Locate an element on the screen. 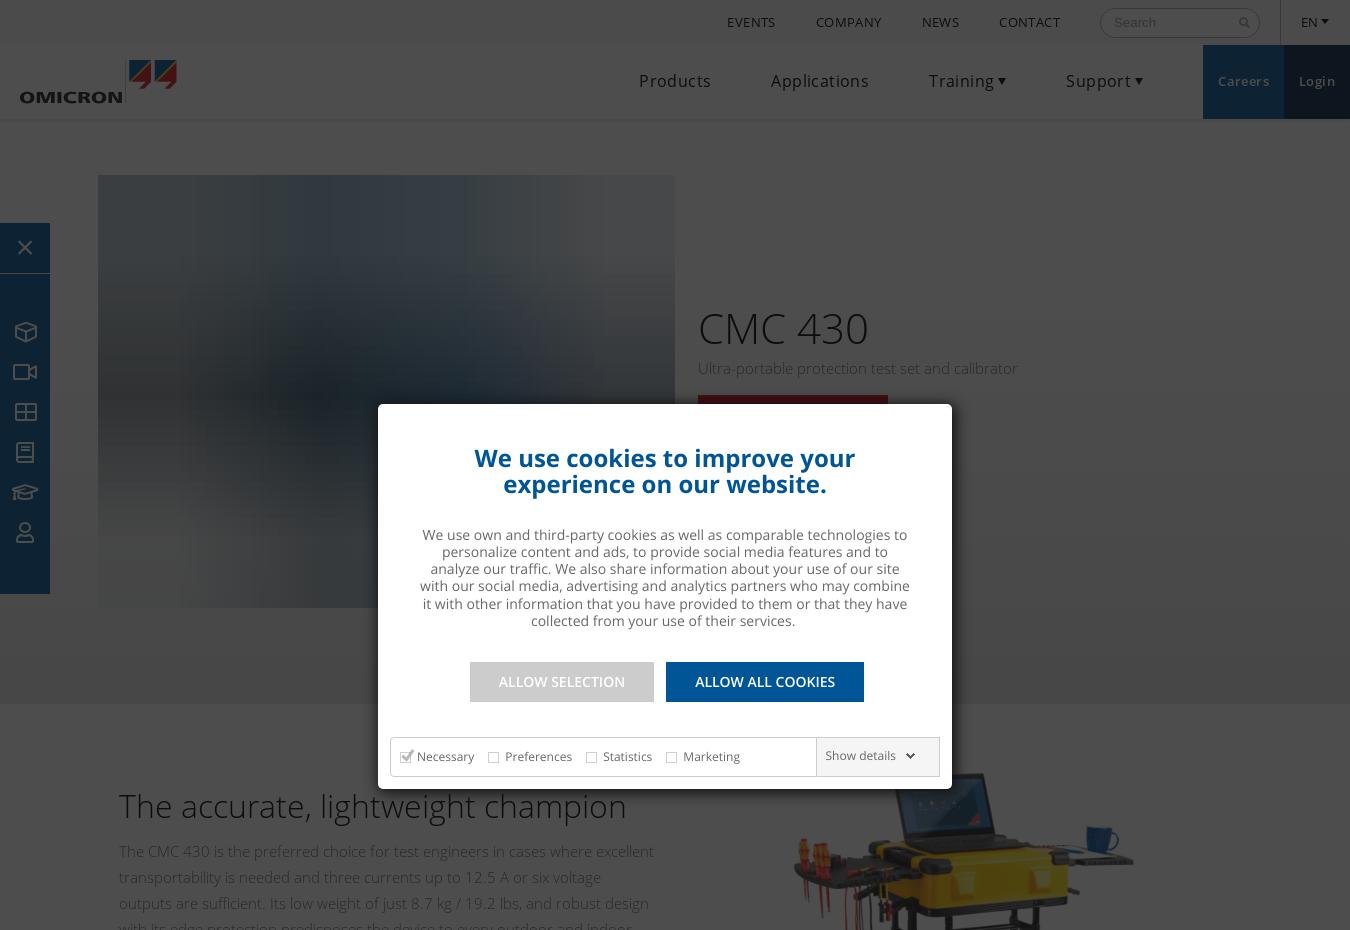  'CMC 430' is located at coordinates (781, 326).